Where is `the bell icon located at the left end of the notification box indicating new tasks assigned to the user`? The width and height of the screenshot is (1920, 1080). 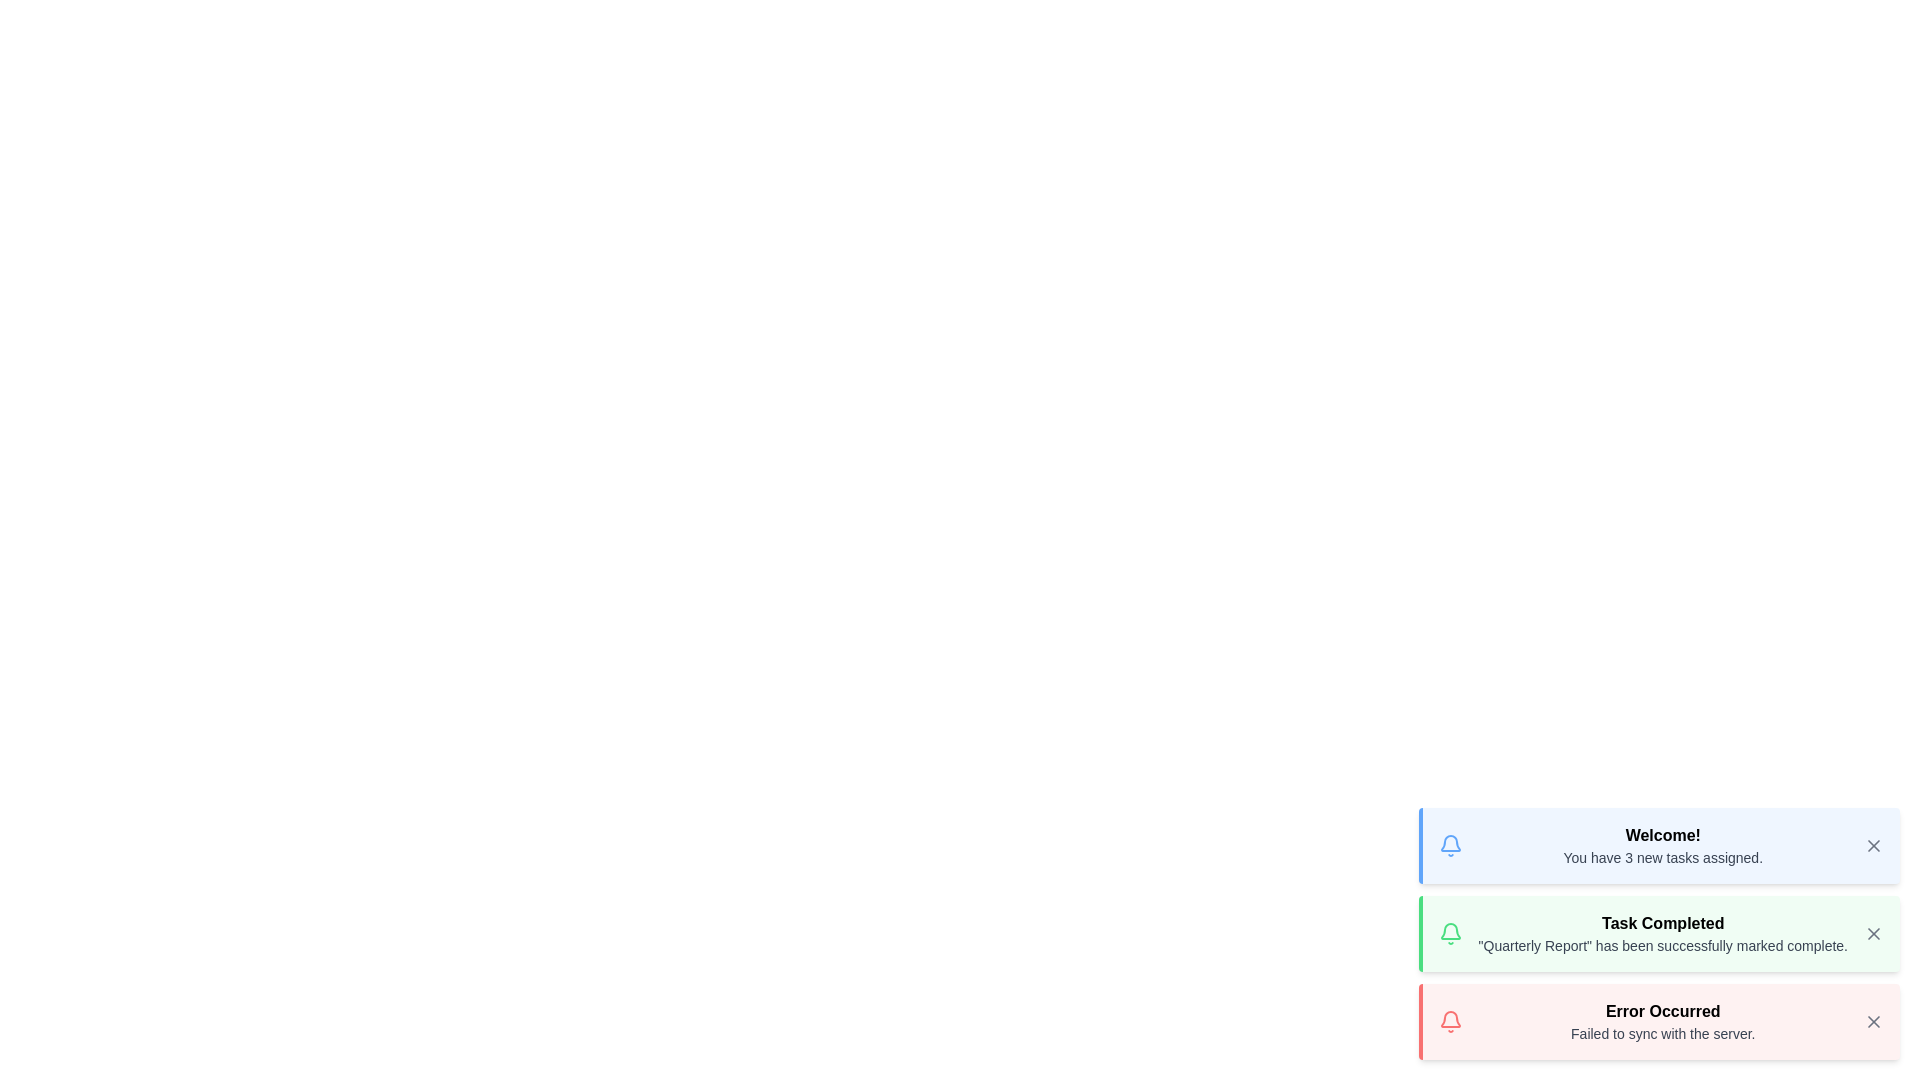 the bell icon located at the left end of the notification box indicating new tasks assigned to the user is located at coordinates (1450, 845).